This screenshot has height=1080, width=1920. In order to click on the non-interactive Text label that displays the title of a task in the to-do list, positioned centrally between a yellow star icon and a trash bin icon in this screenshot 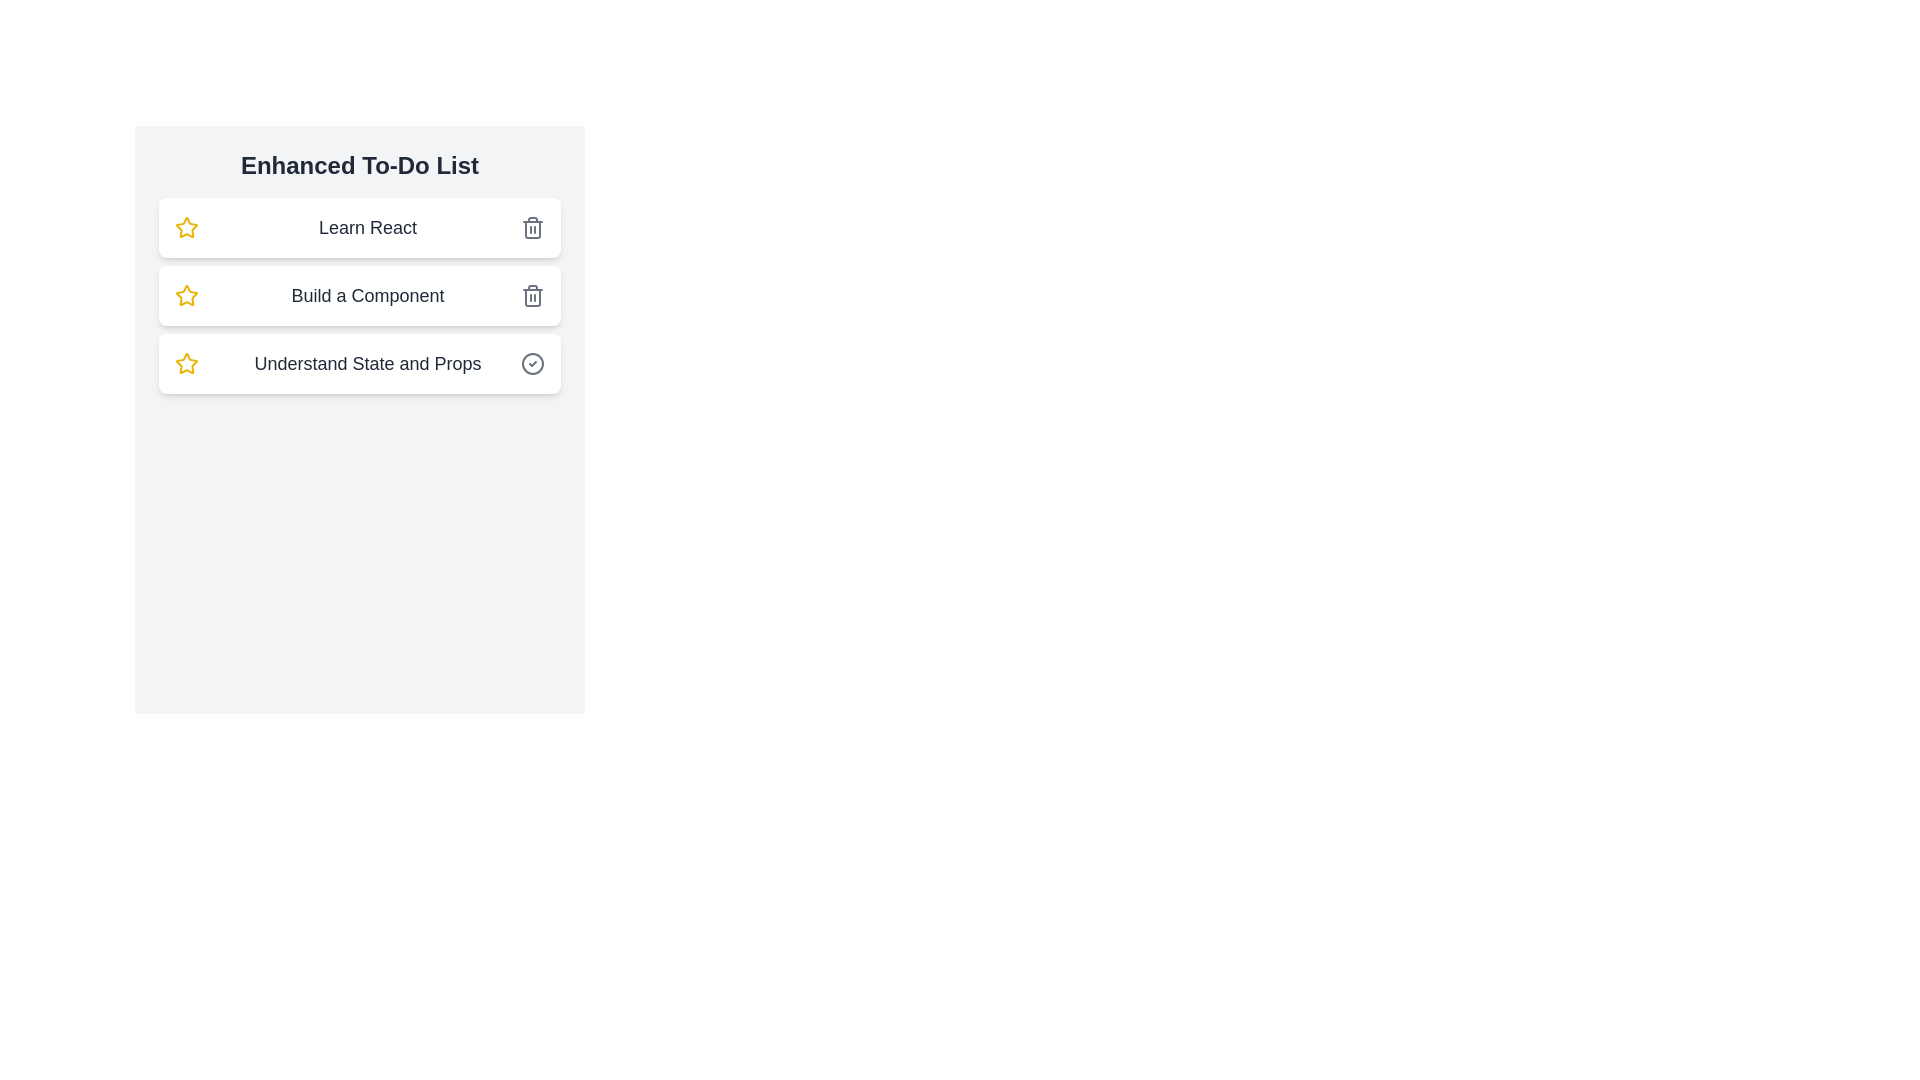, I will do `click(368, 296)`.